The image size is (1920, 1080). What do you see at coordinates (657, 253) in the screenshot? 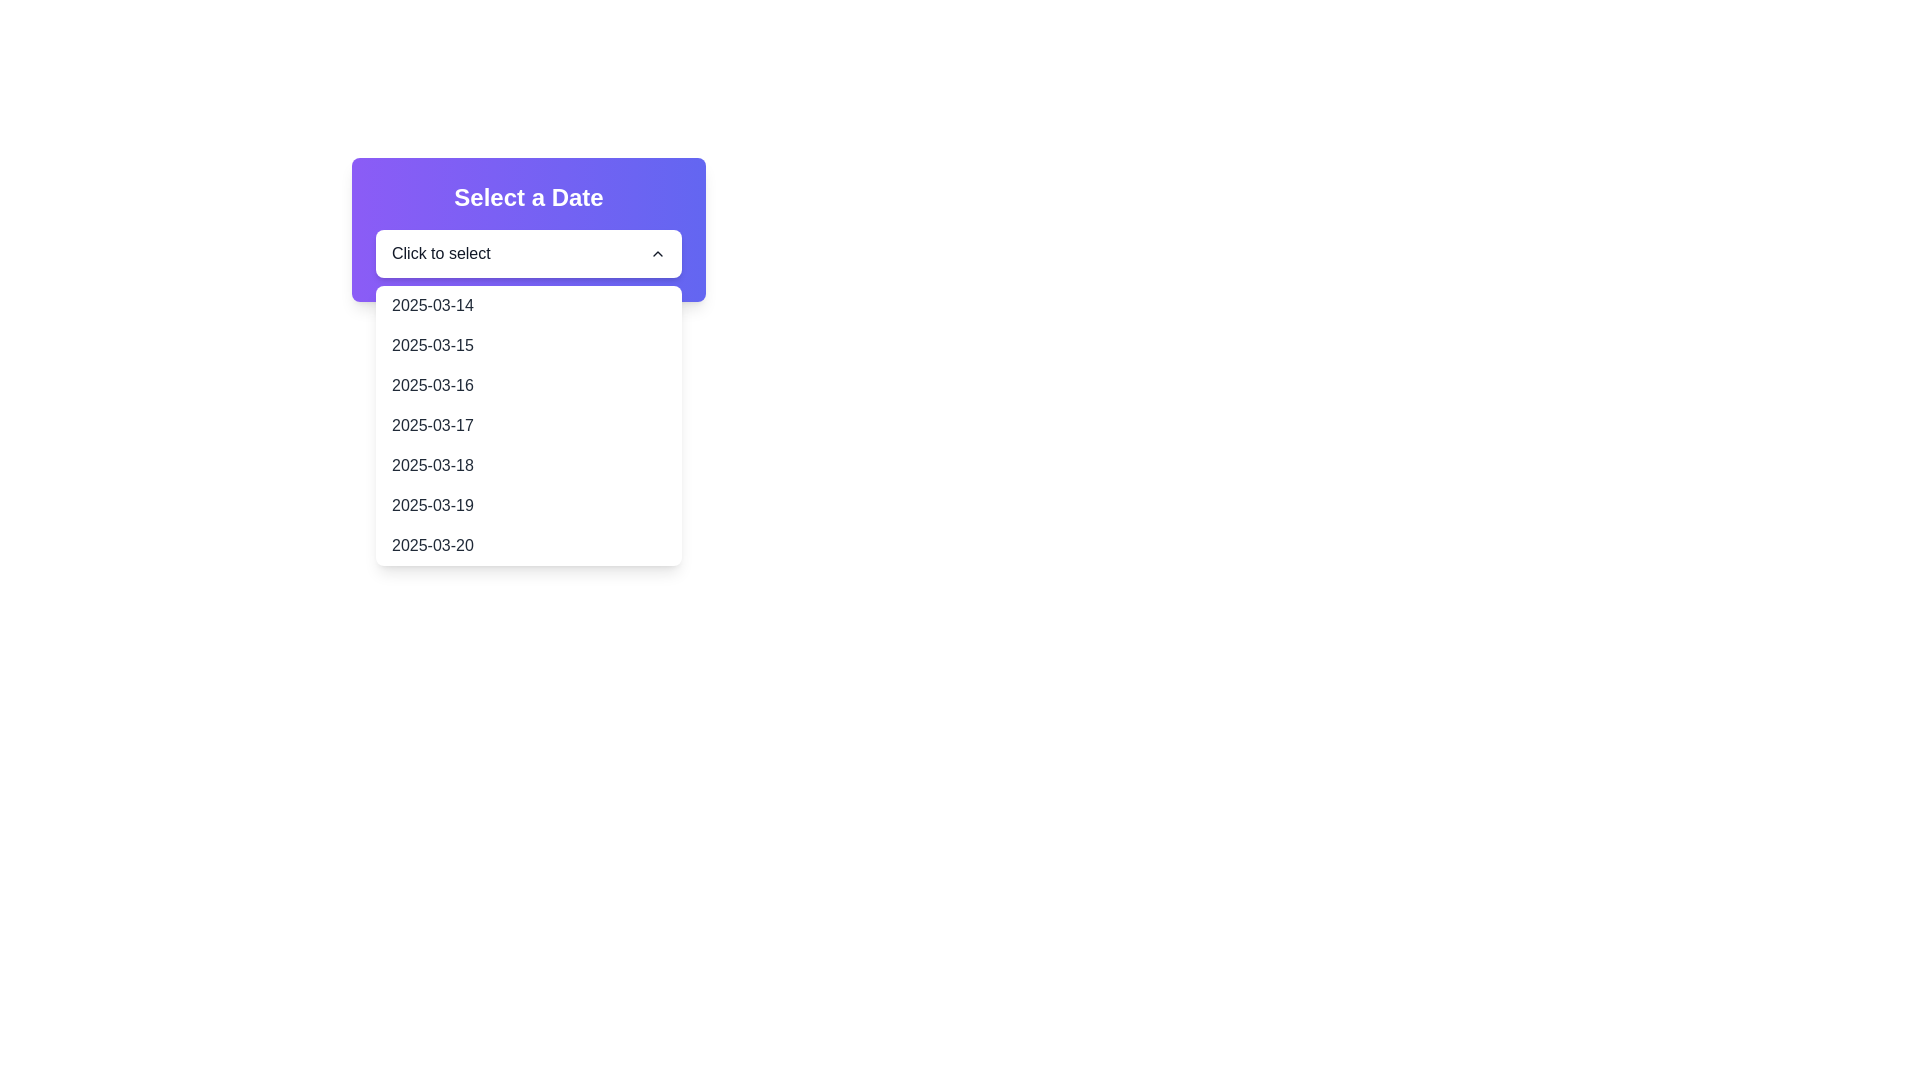
I see `the Chevron-Up icon located to the right of the text 'Click to select' in the dropdown header` at bounding box center [657, 253].